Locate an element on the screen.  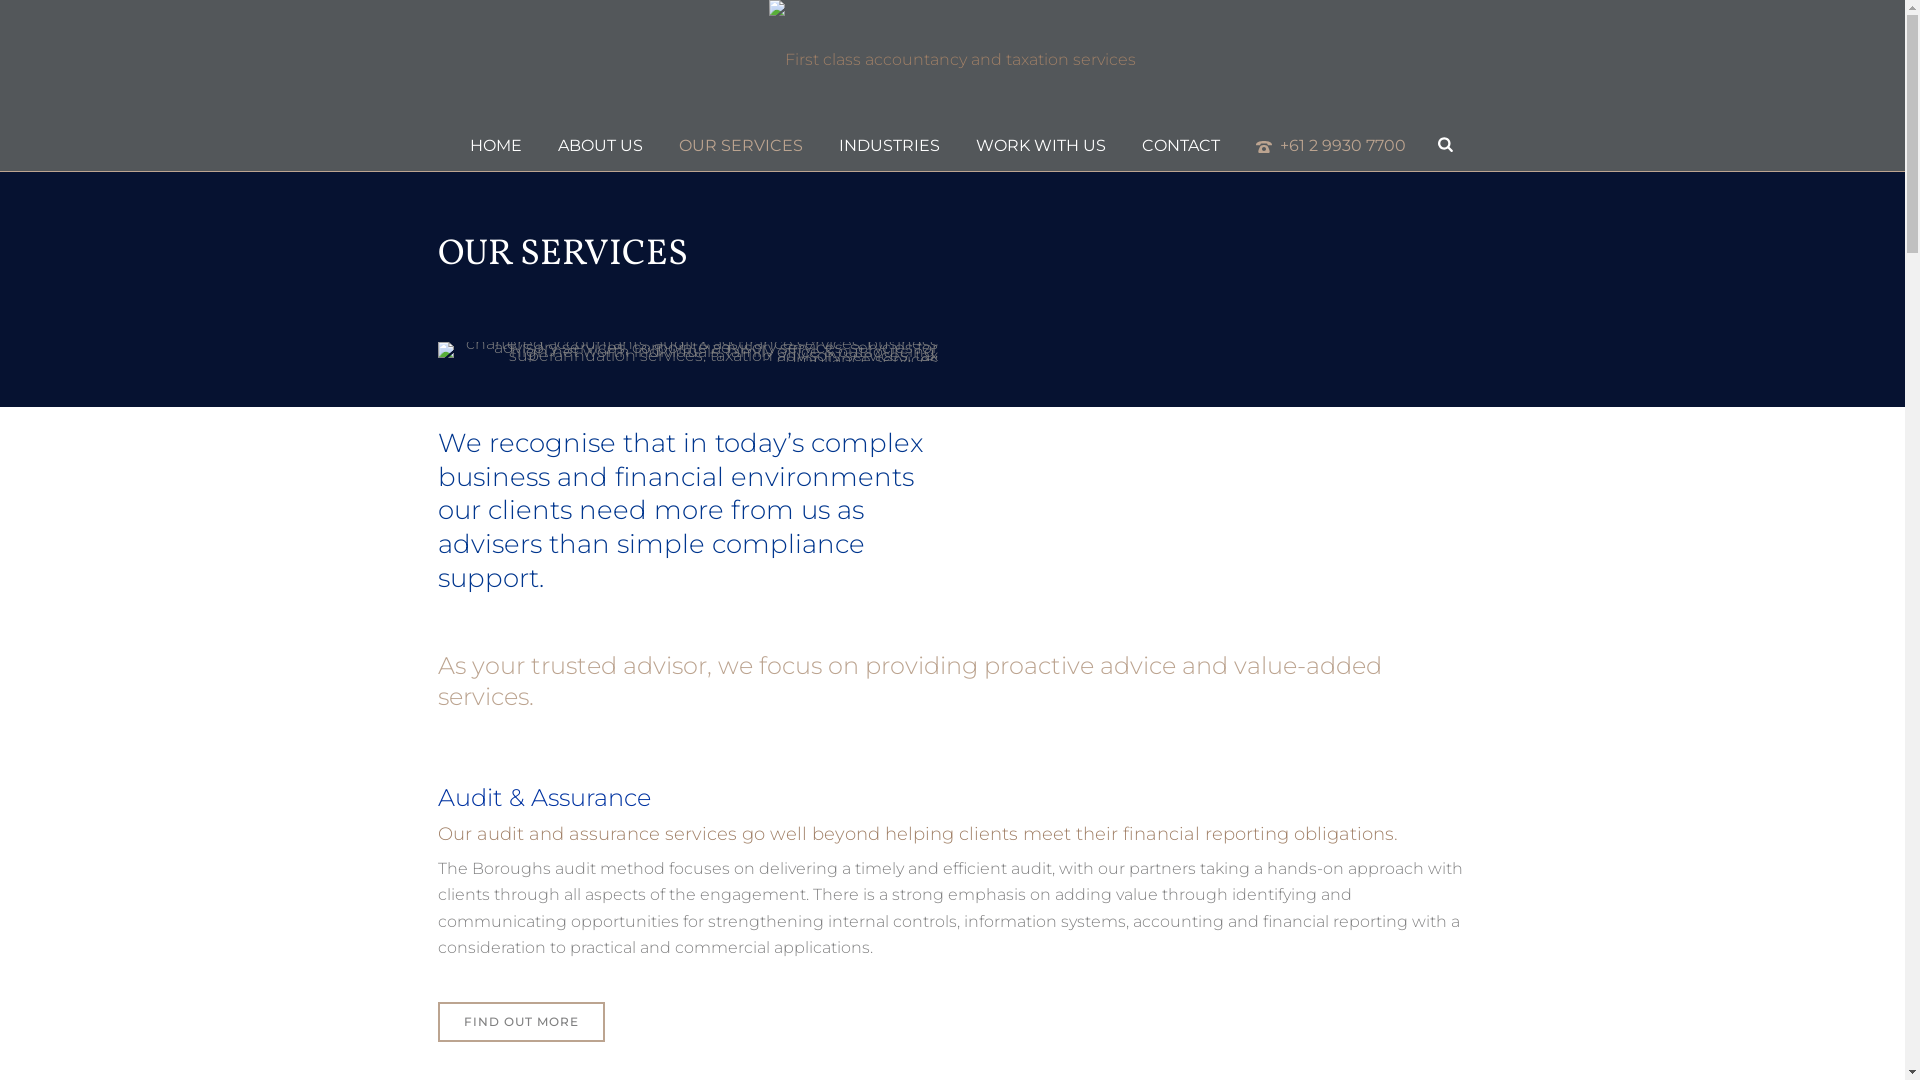
'WORK WITH US' is located at coordinates (1040, 144).